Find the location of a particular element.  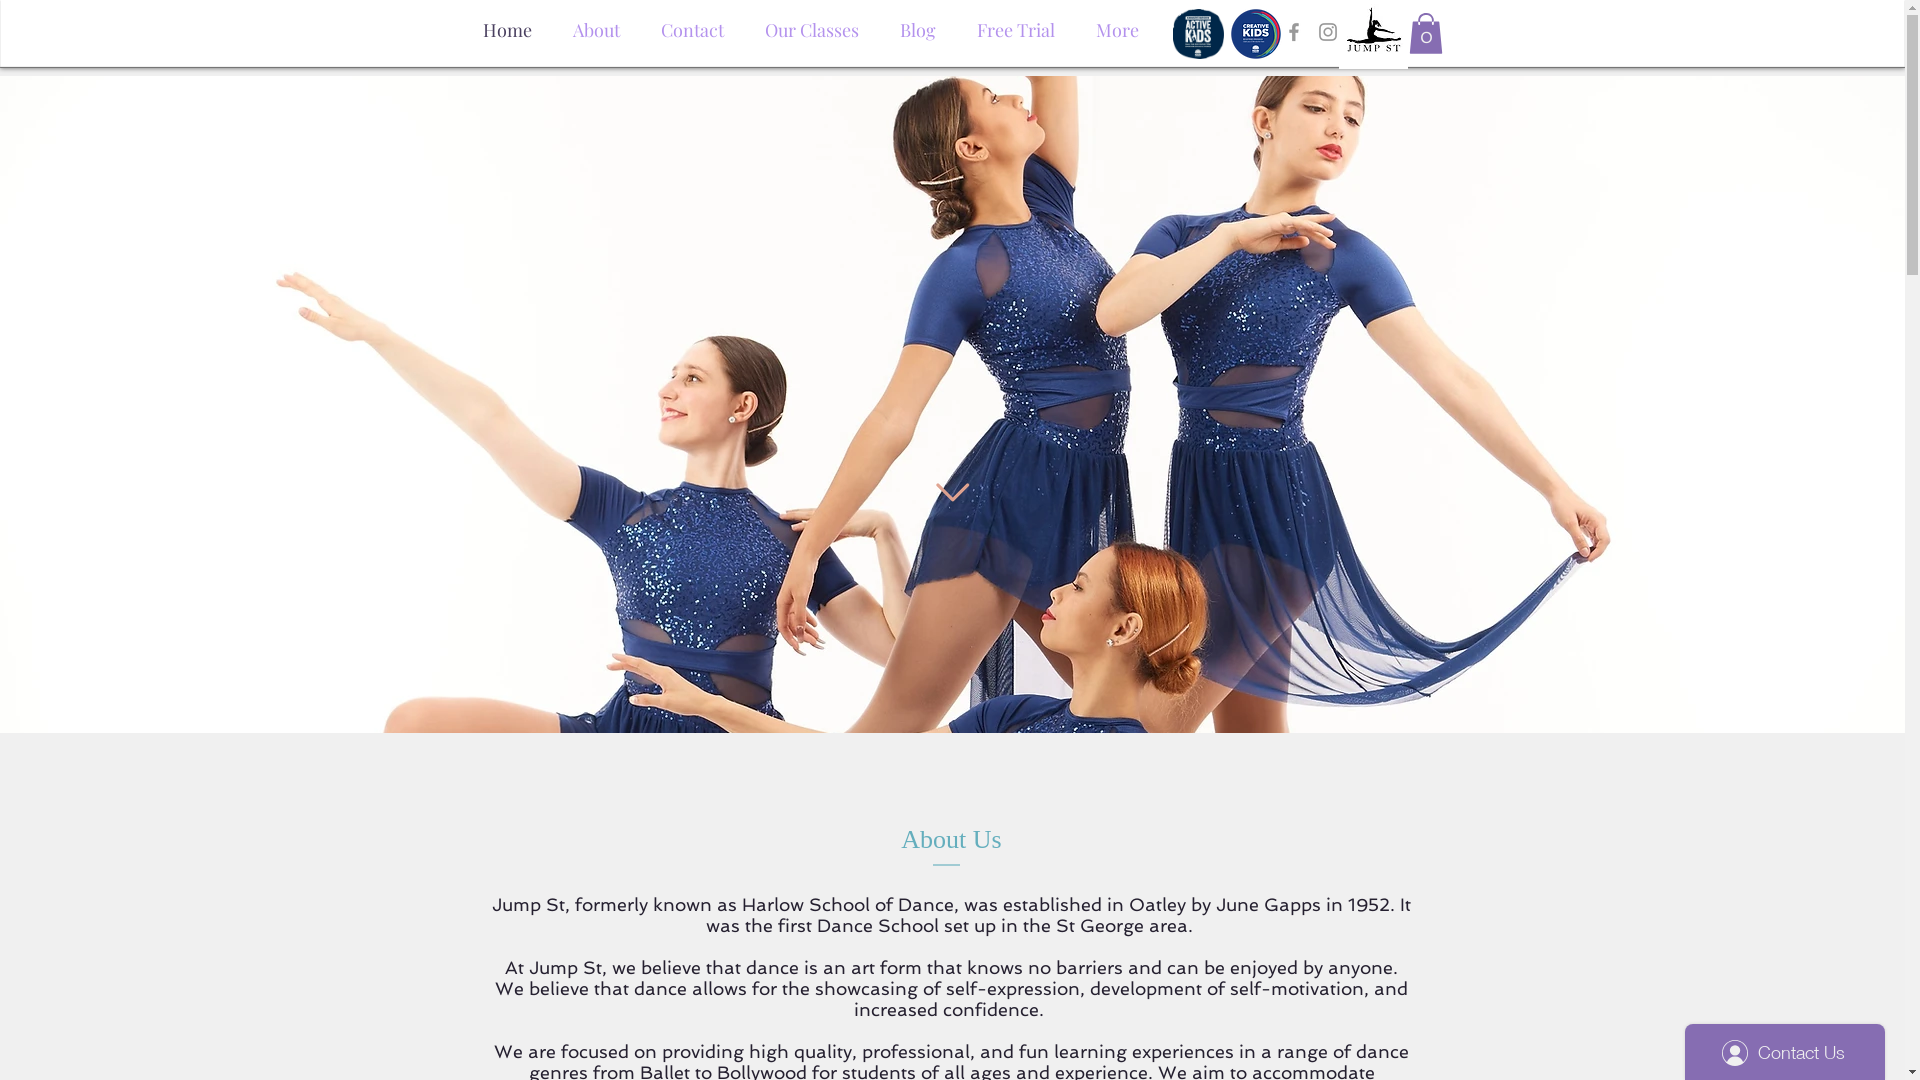

'Home' is located at coordinates (507, 24).